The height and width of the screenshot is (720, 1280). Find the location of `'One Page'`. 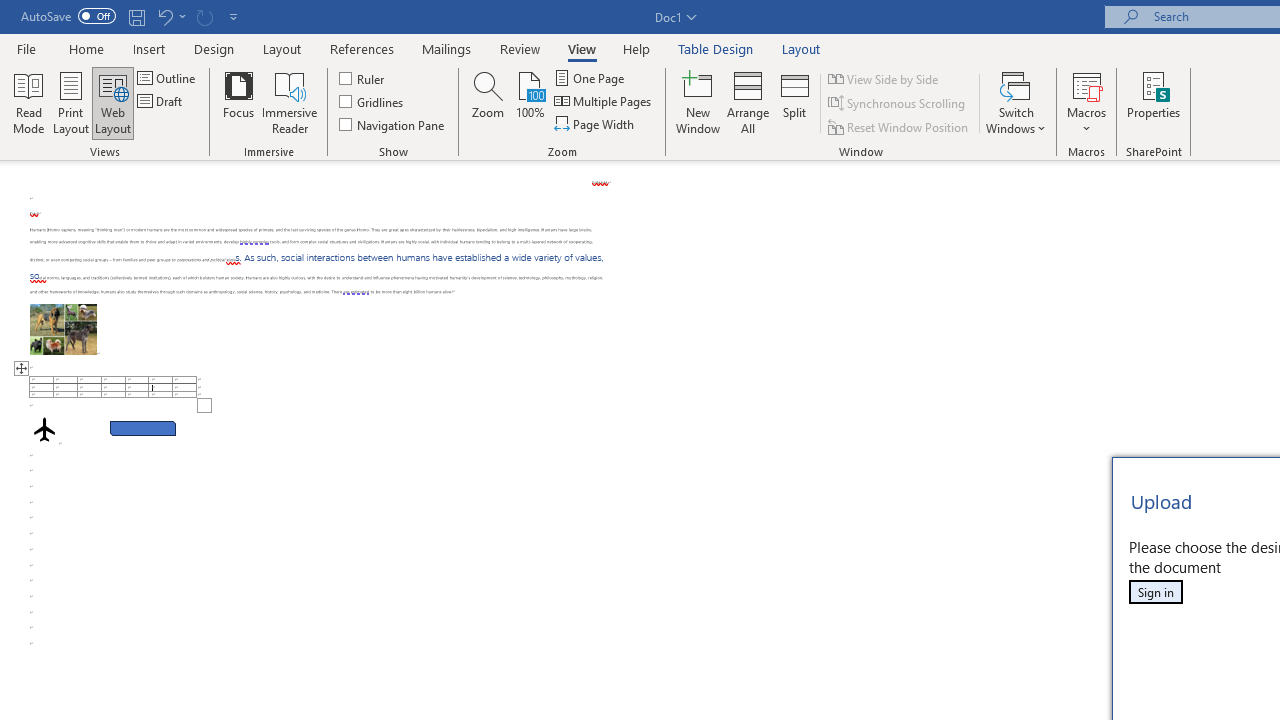

'One Page' is located at coordinates (589, 77).